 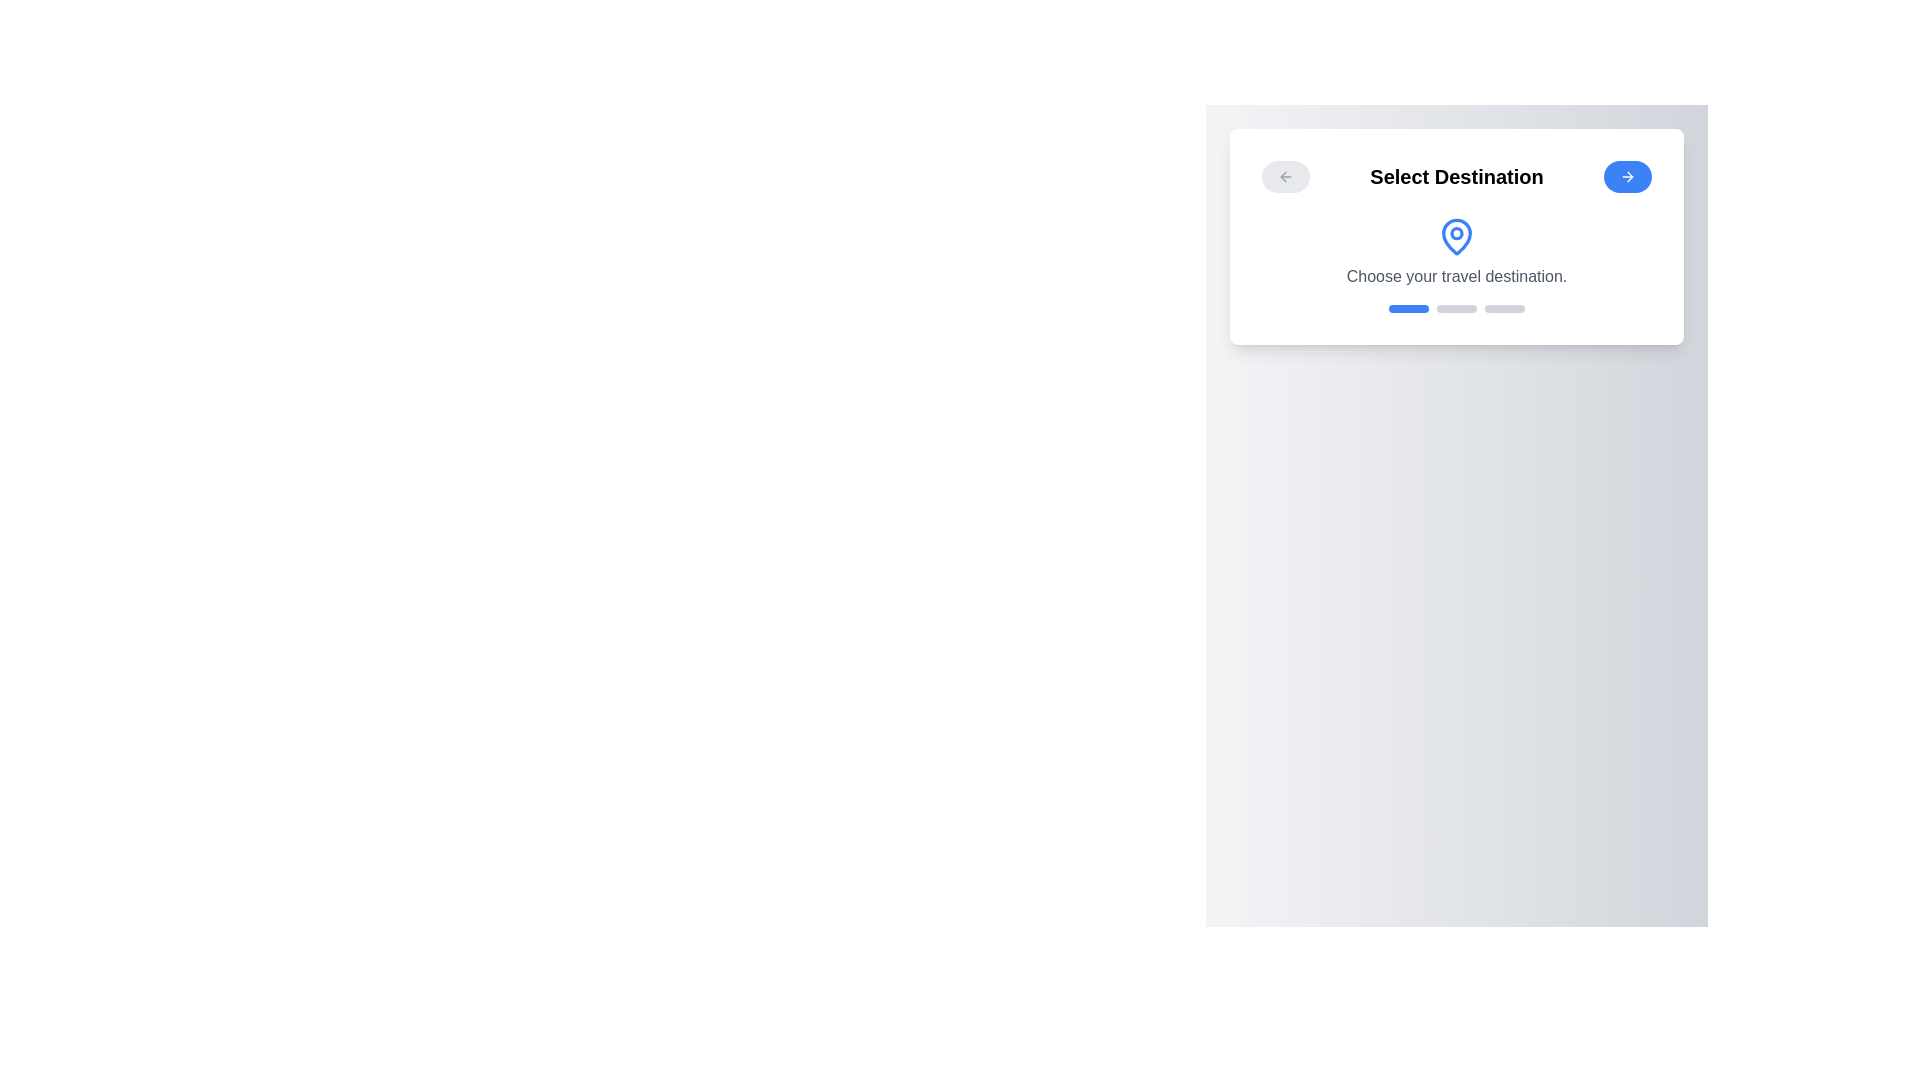 I want to click on the right arrow button within the rounded blue button in the top-right corner of the 'Select Destination' card to trigger a tooltip or visual feedback indicating interactivity, so click(x=1627, y=176).